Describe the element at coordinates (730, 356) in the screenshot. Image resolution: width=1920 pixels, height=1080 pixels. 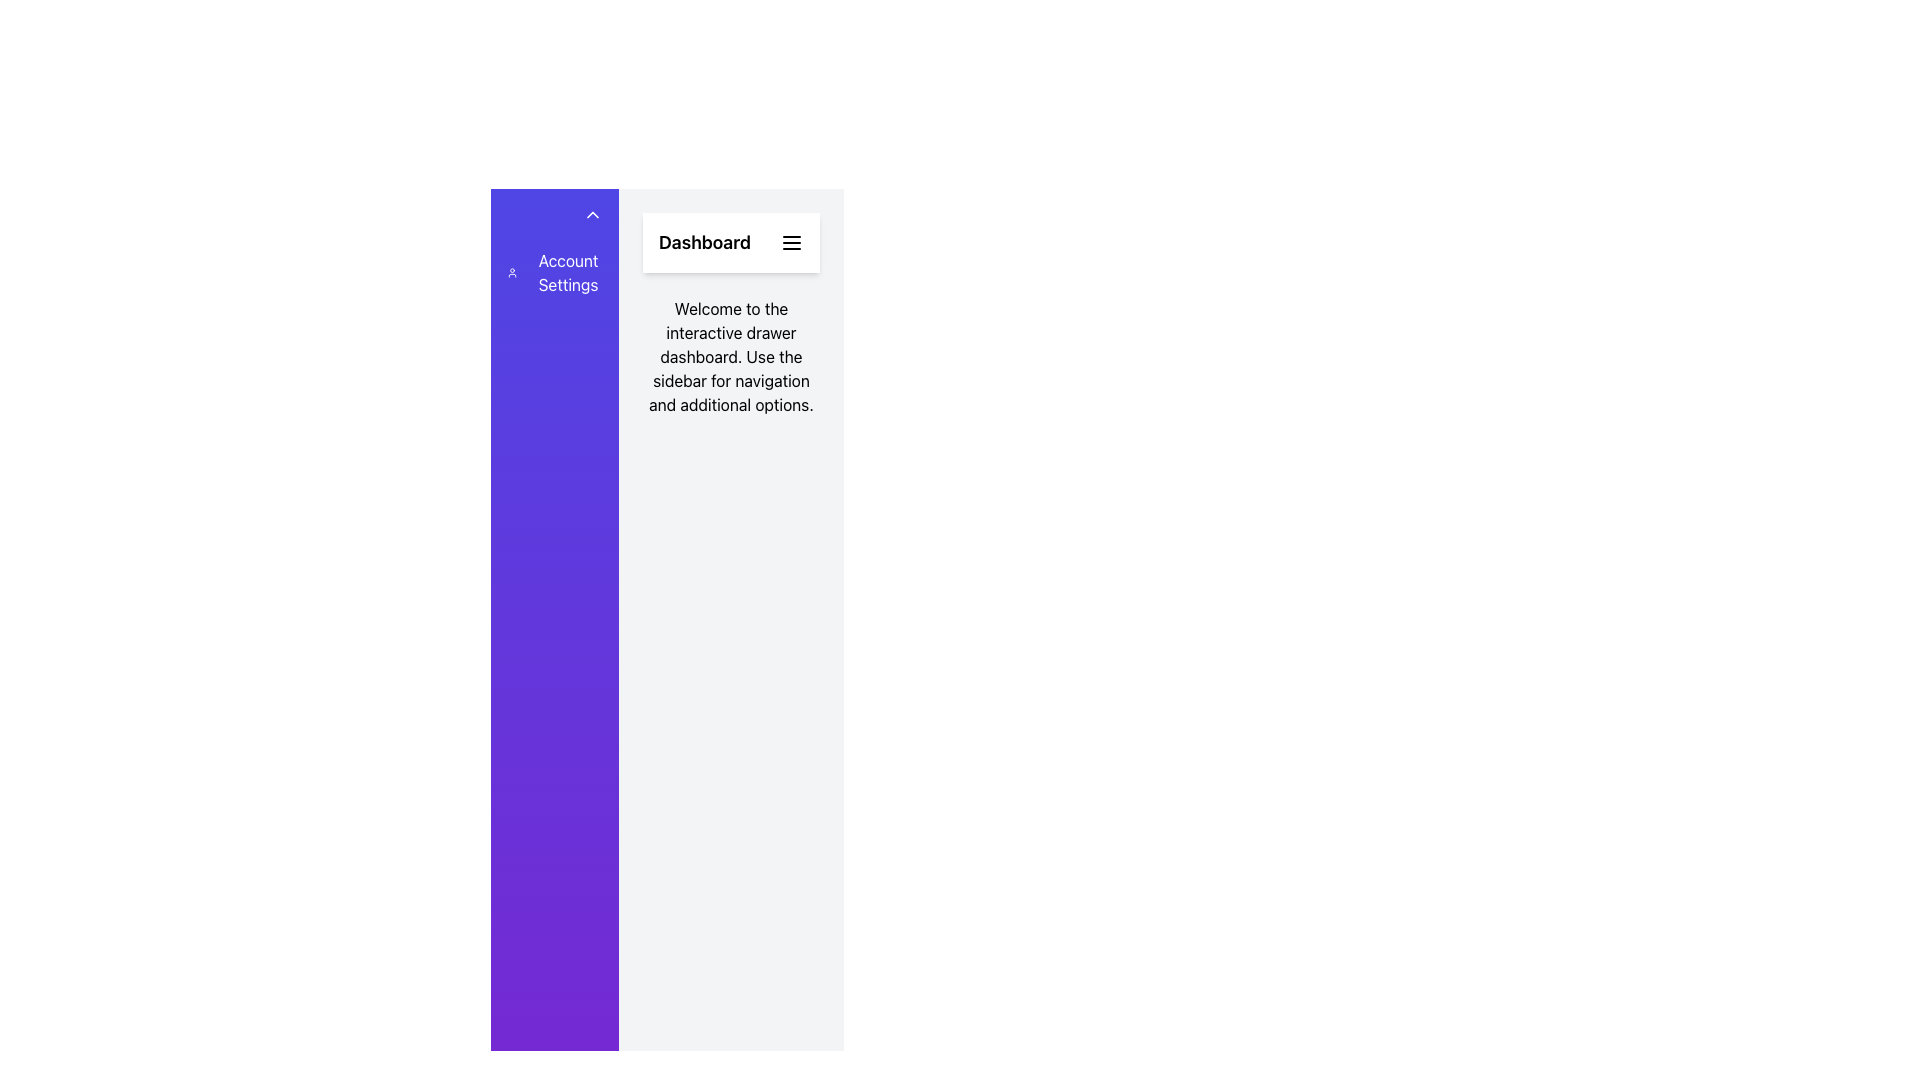
I see `instructional text block located directly below the 'Dashboard' title and menu icon in the dashboard interface` at that location.